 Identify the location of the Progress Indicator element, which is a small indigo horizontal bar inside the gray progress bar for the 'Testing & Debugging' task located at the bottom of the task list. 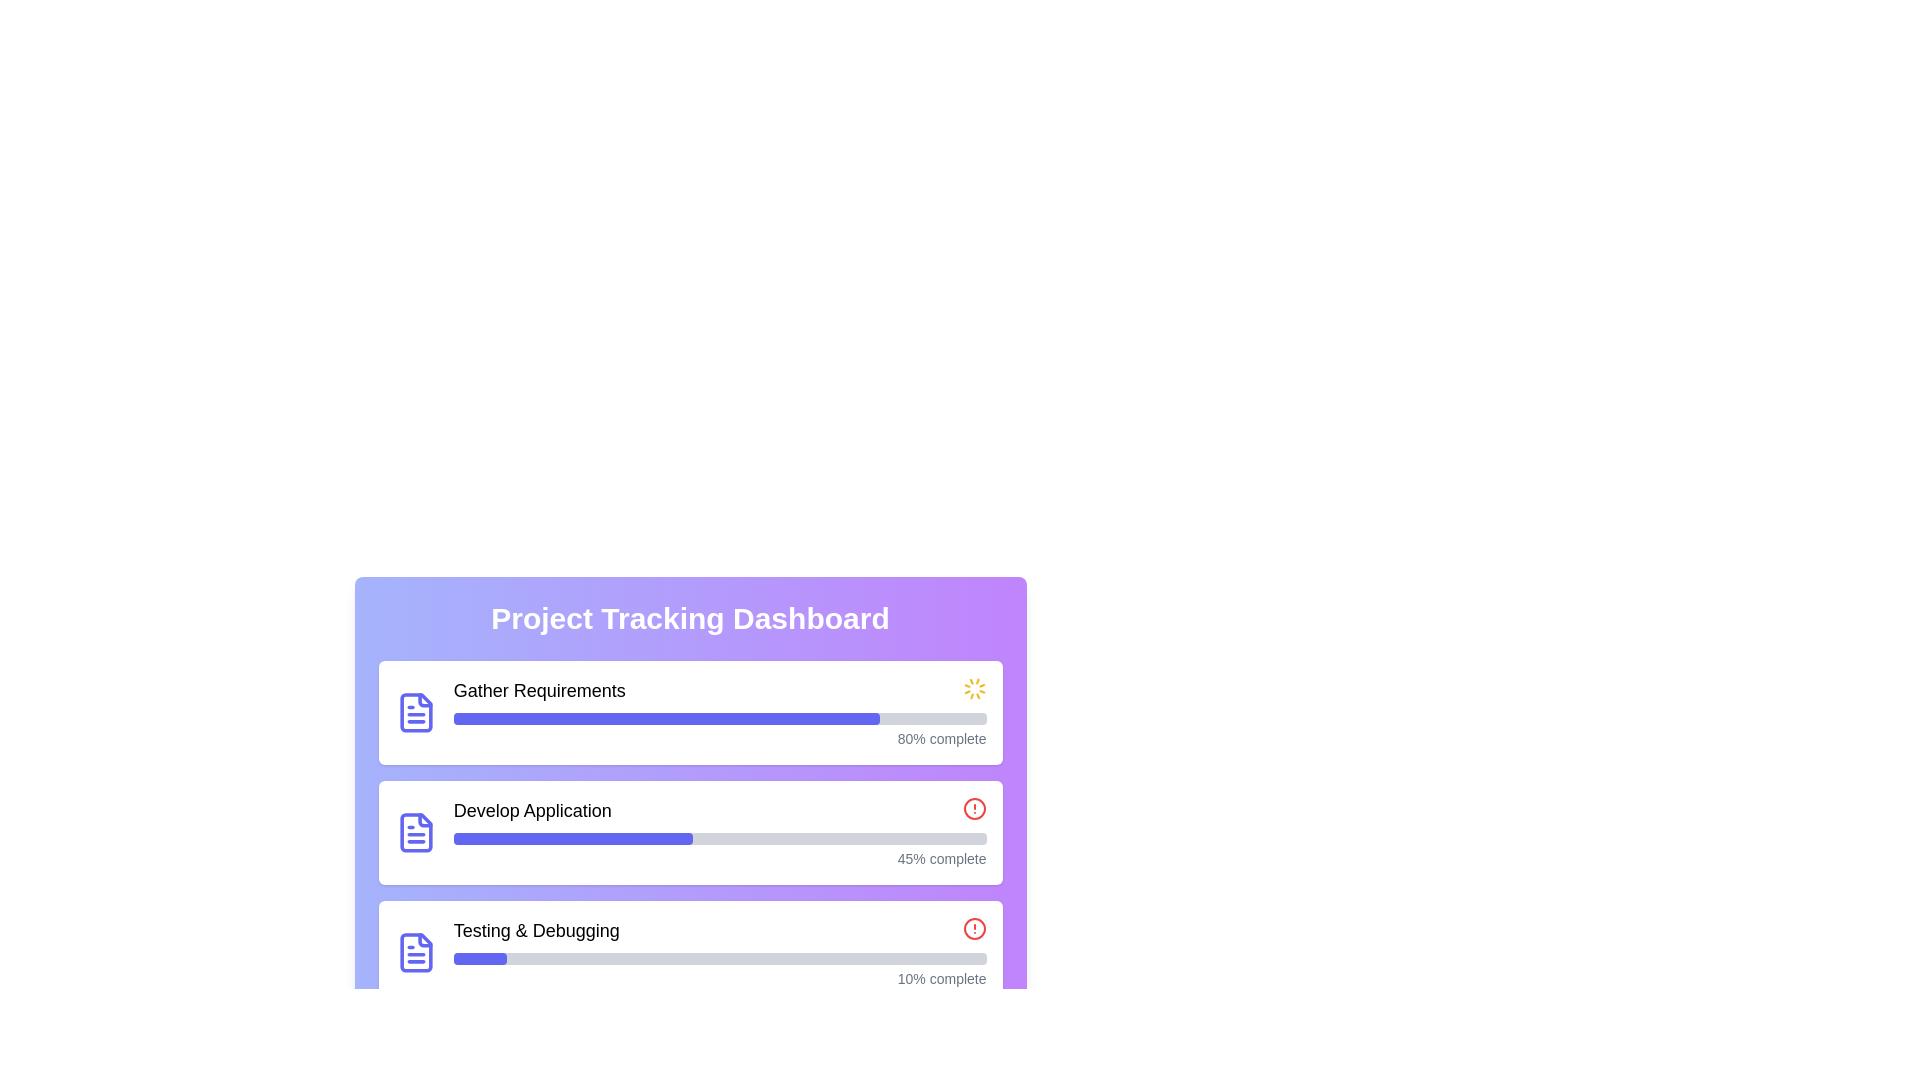
(480, 958).